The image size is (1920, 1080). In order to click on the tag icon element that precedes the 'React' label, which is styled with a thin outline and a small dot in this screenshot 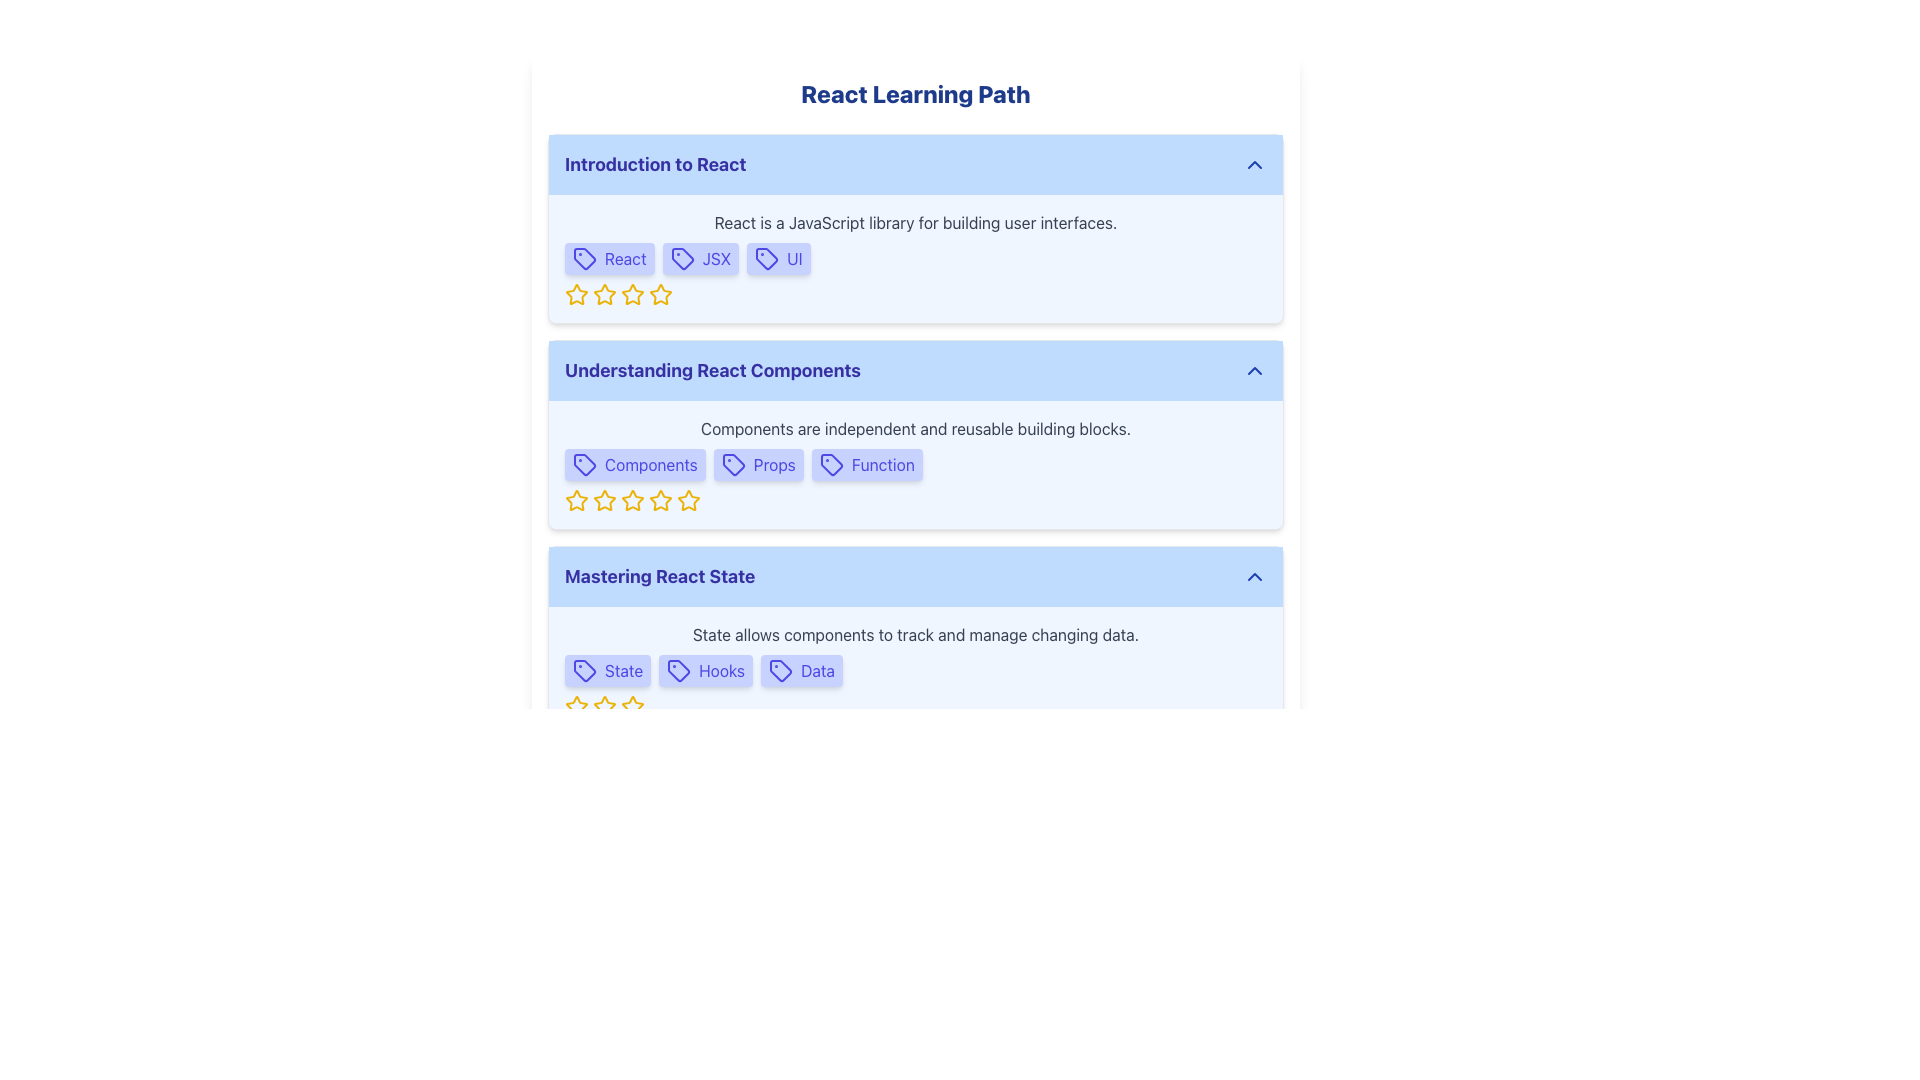, I will do `click(584, 257)`.